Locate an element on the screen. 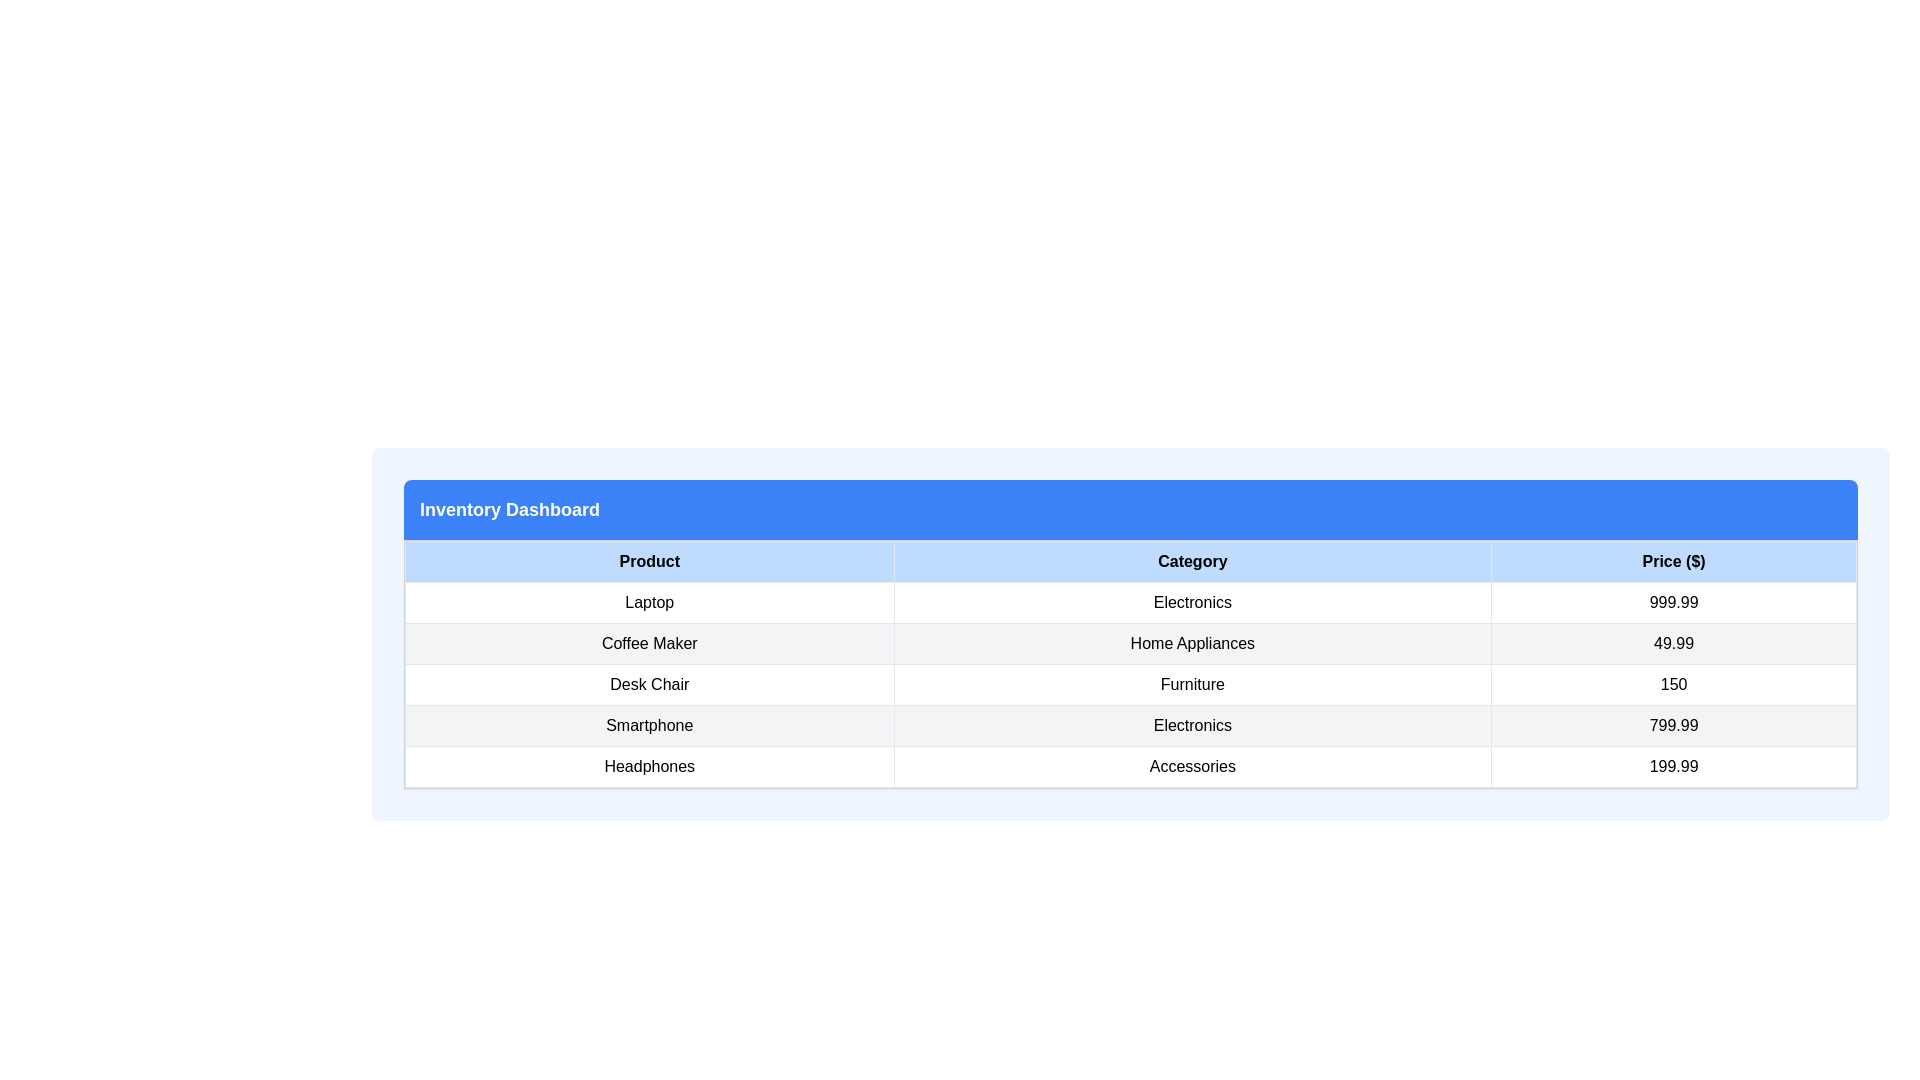 The width and height of the screenshot is (1920, 1080). static text label displaying 'Inventory Dashboard' which is located in the blue header bar at the top of the interface is located at coordinates (509, 508).